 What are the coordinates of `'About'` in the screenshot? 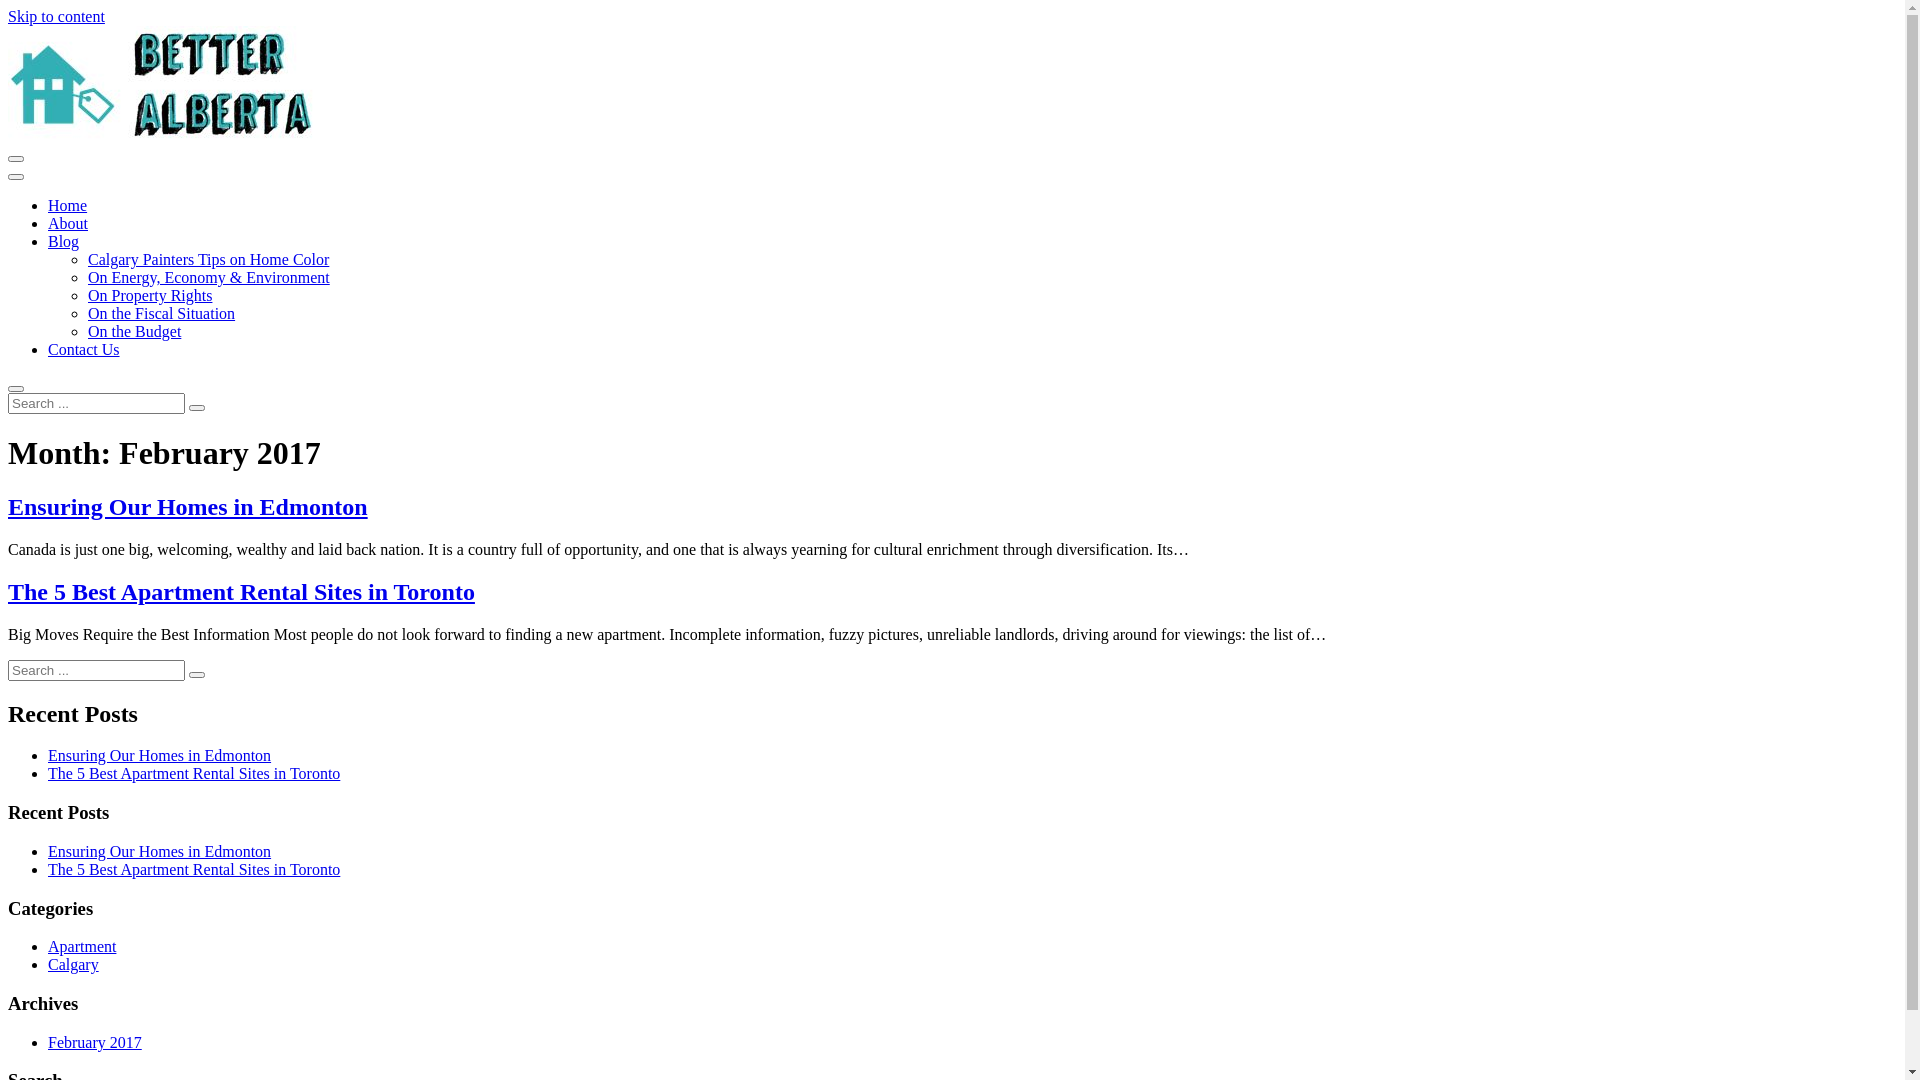 It's located at (67, 223).